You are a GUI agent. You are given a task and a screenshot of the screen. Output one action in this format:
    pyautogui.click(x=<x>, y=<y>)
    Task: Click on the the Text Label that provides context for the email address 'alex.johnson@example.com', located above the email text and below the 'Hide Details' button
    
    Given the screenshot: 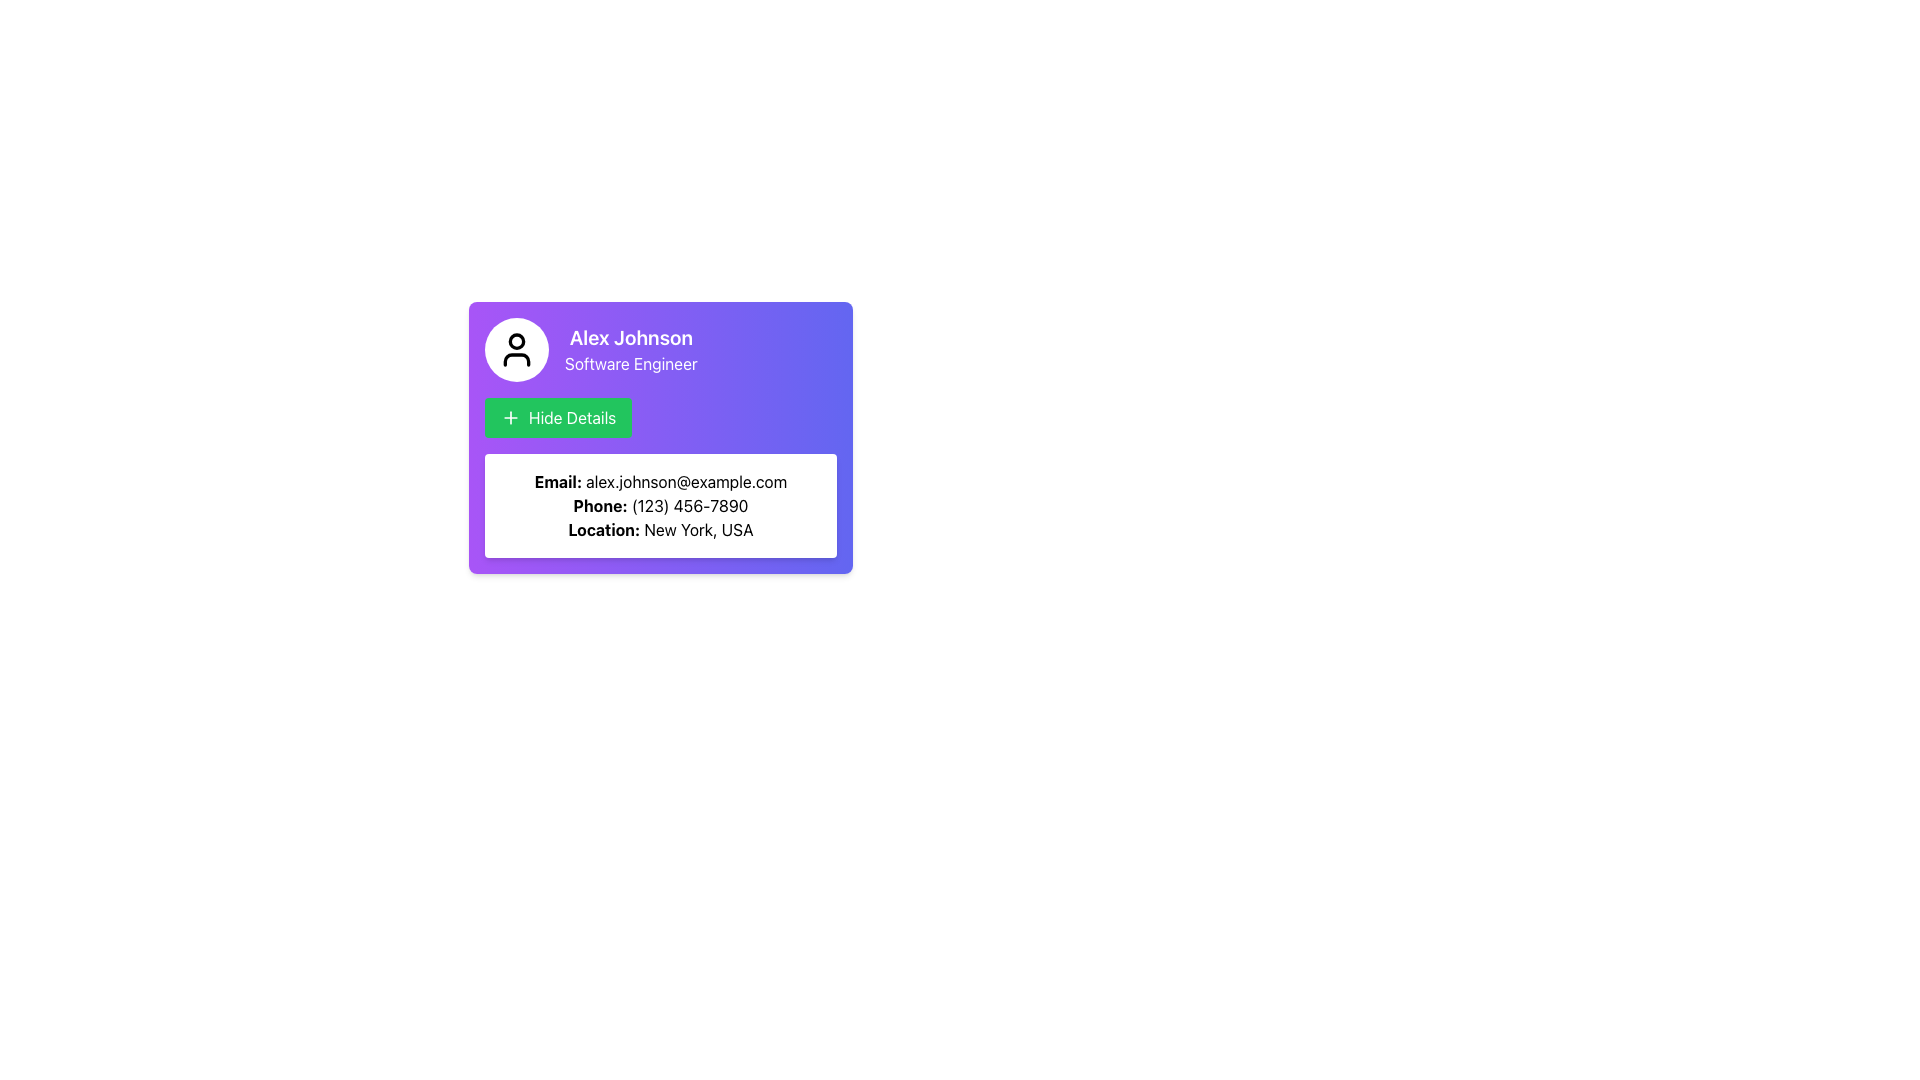 What is the action you would take?
    pyautogui.click(x=558, y=482)
    